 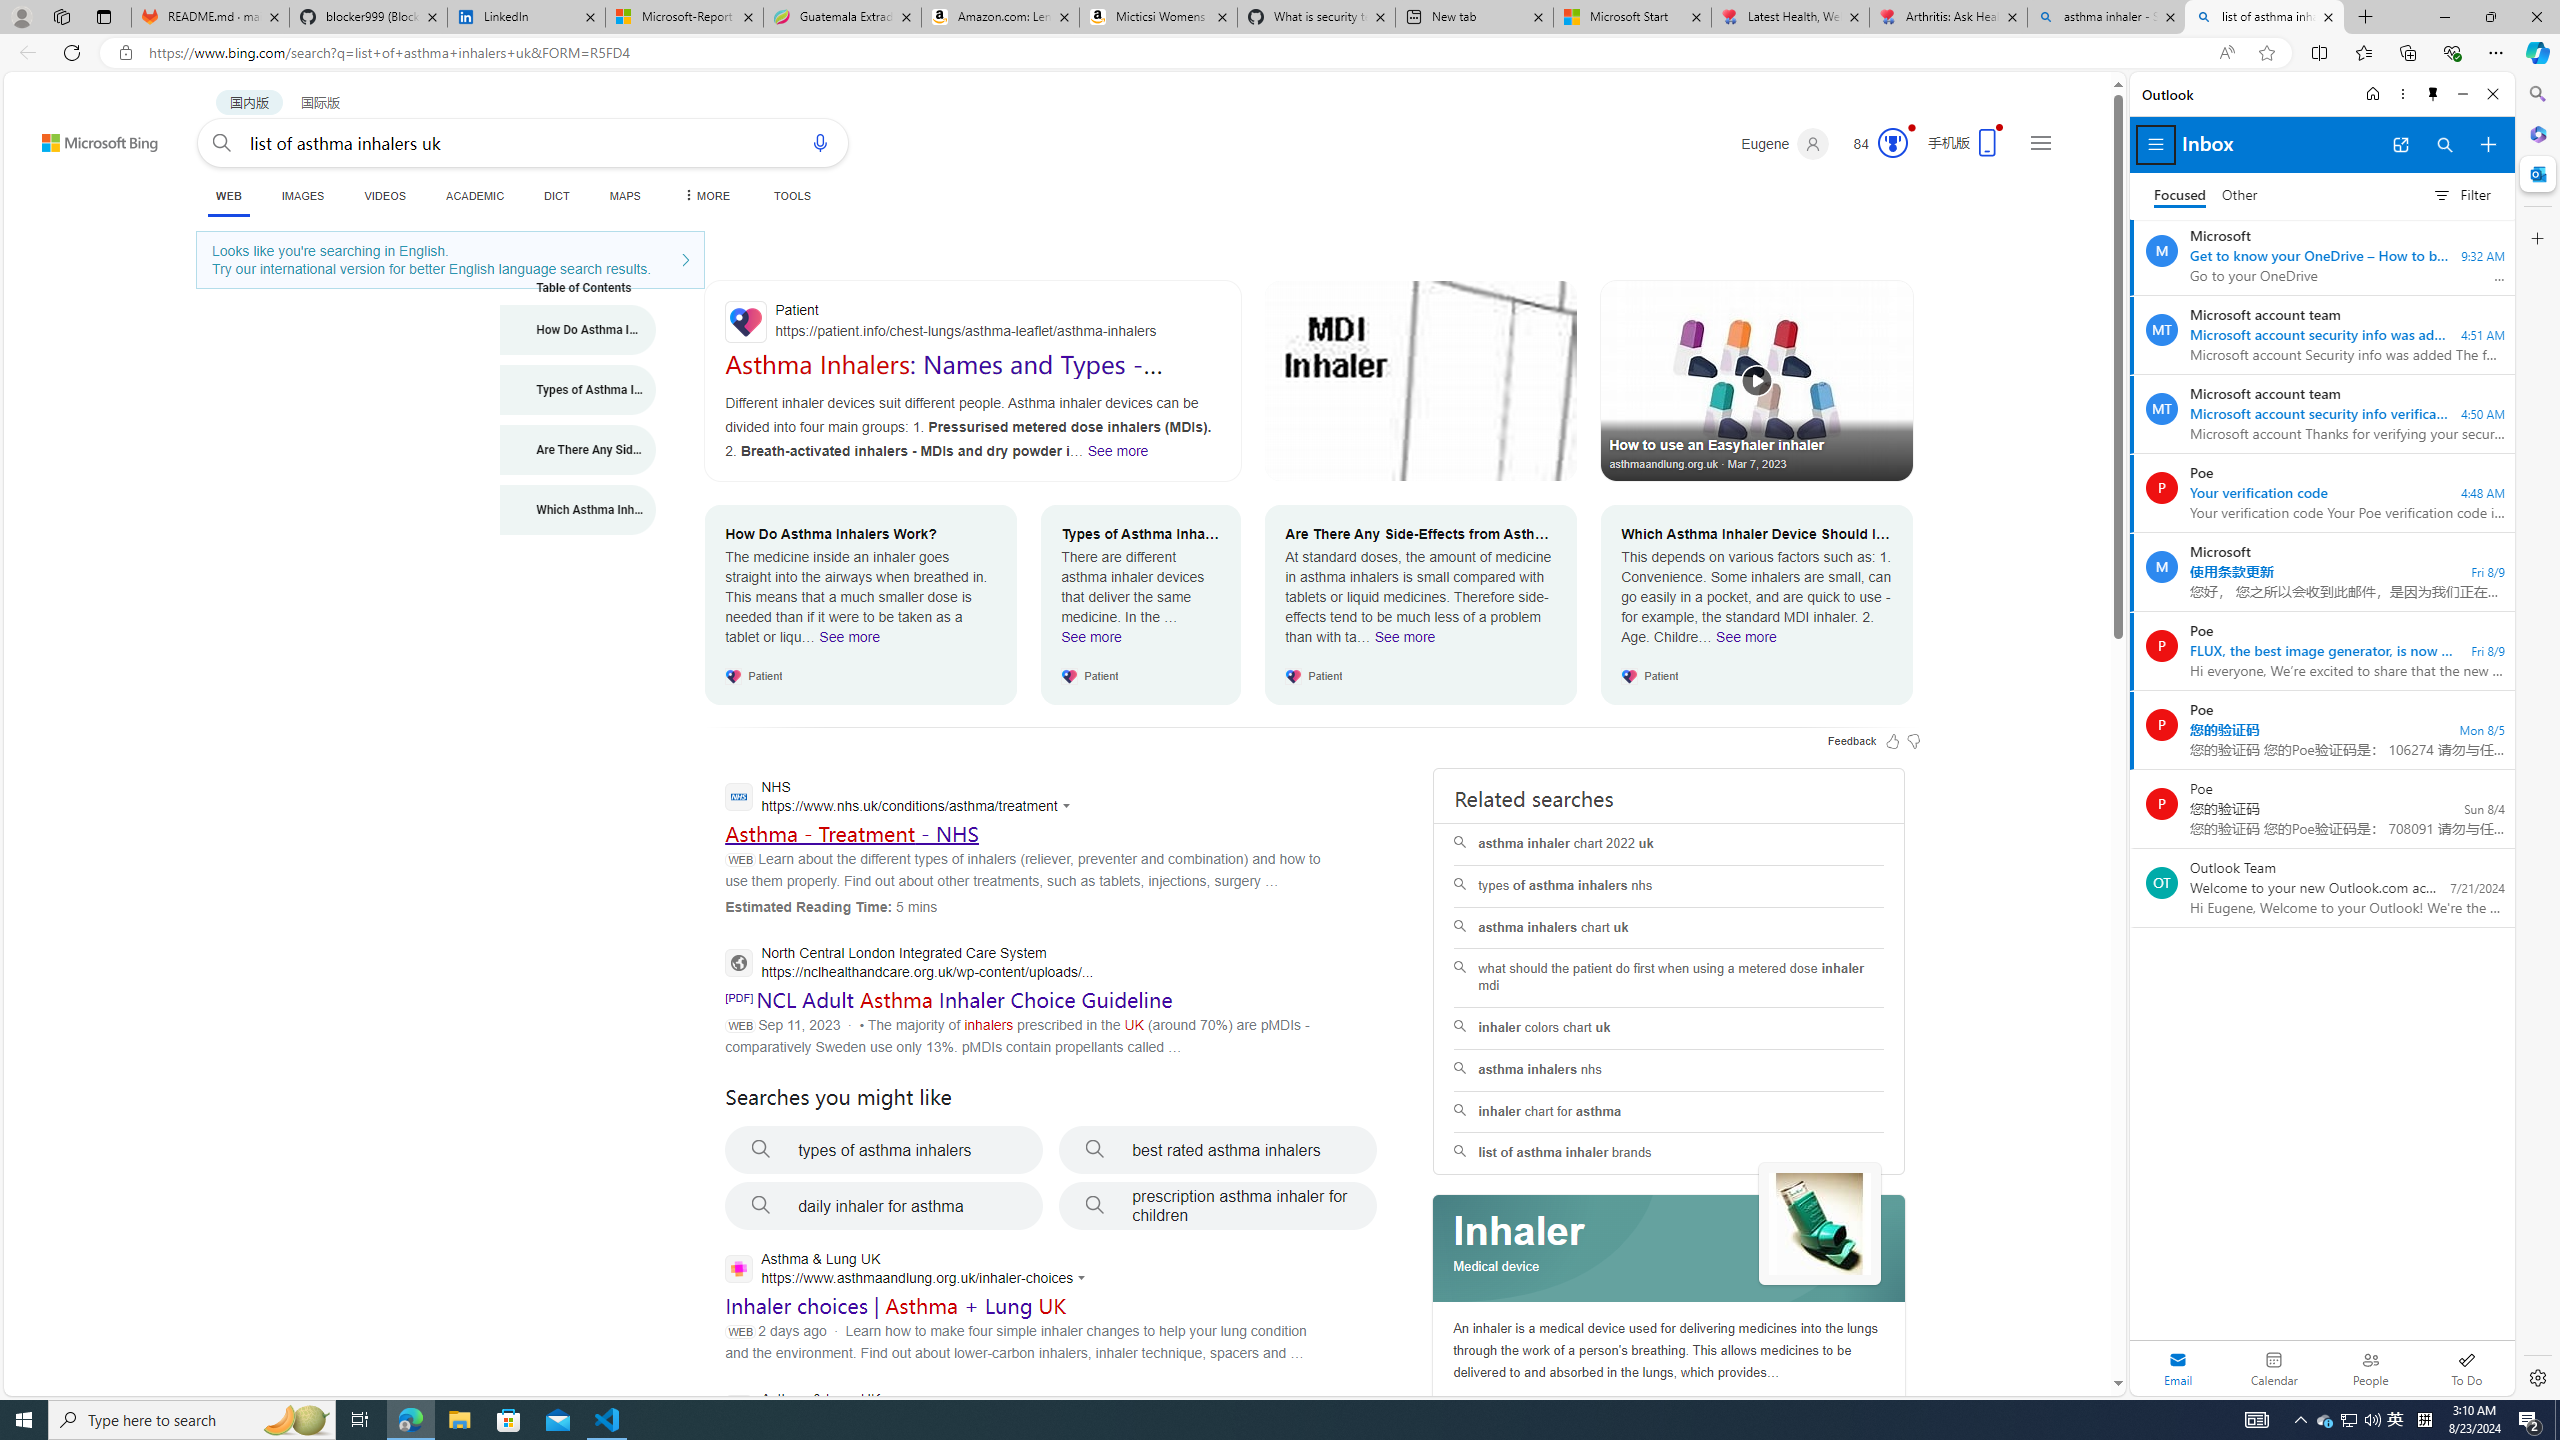 What do you see at coordinates (1668, 1153) in the screenshot?
I see `'list of asthma inhaler brands'` at bounding box center [1668, 1153].